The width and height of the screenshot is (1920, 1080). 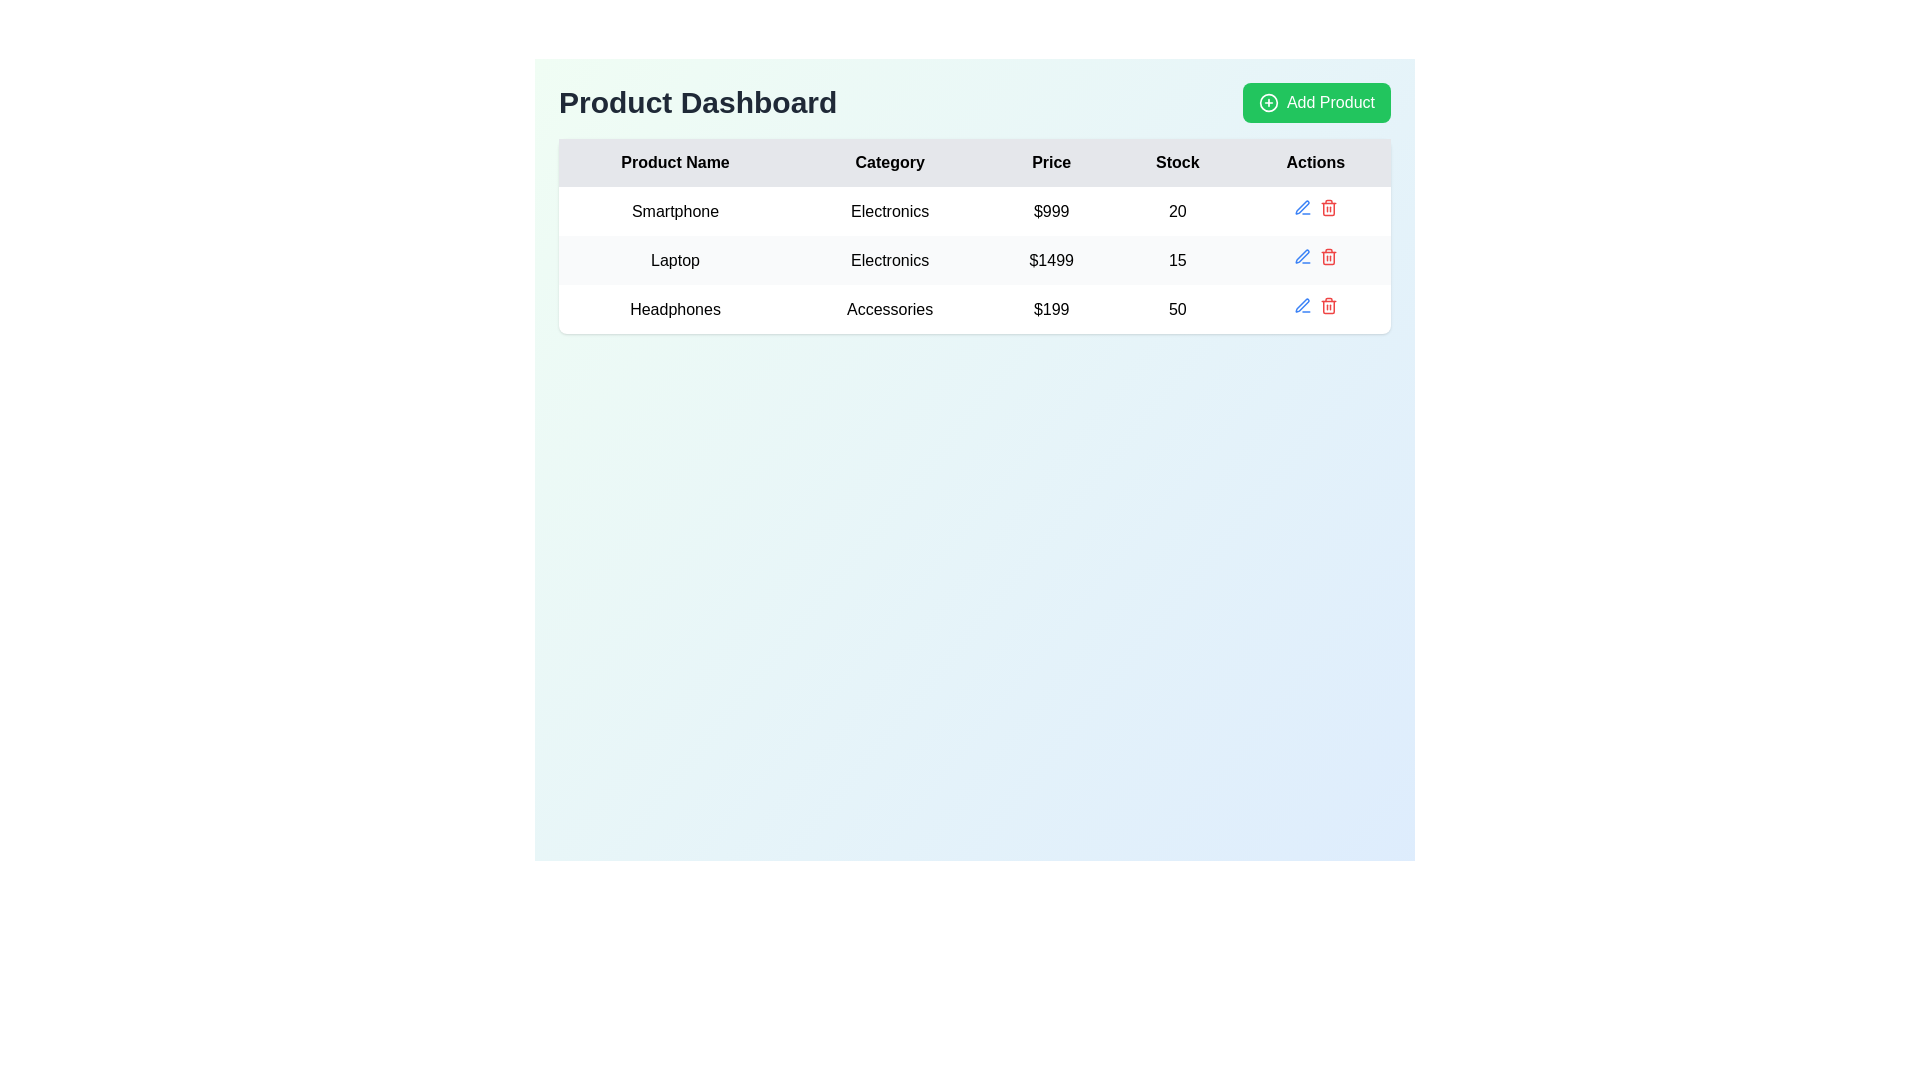 I want to click on the red trash bin icon in the 'Actions' column of the second row of the data table, so click(x=1315, y=259).